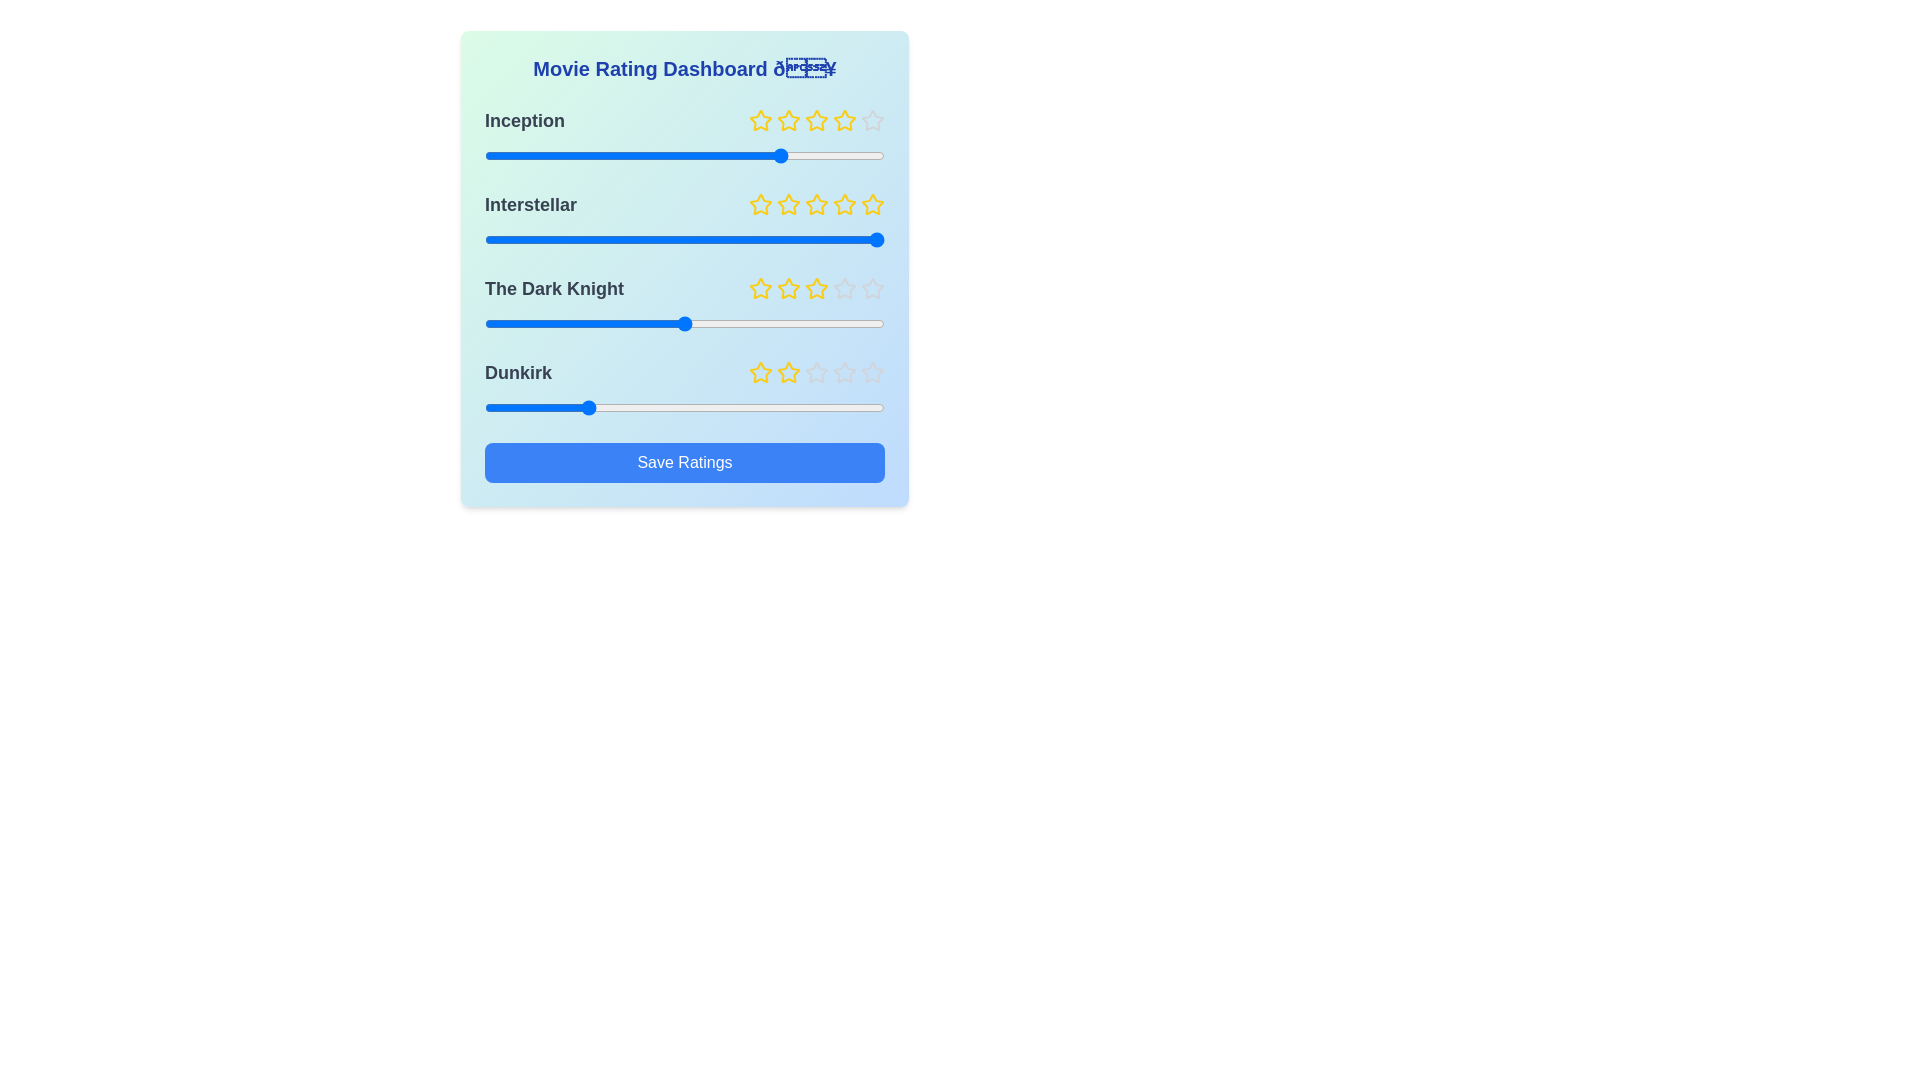 This screenshot has width=1920, height=1080. Describe the element at coordinates (760, 120) in the screenshot. I see `the rating for a movie to 1 stars by clicking on the corresponding star` at that location.